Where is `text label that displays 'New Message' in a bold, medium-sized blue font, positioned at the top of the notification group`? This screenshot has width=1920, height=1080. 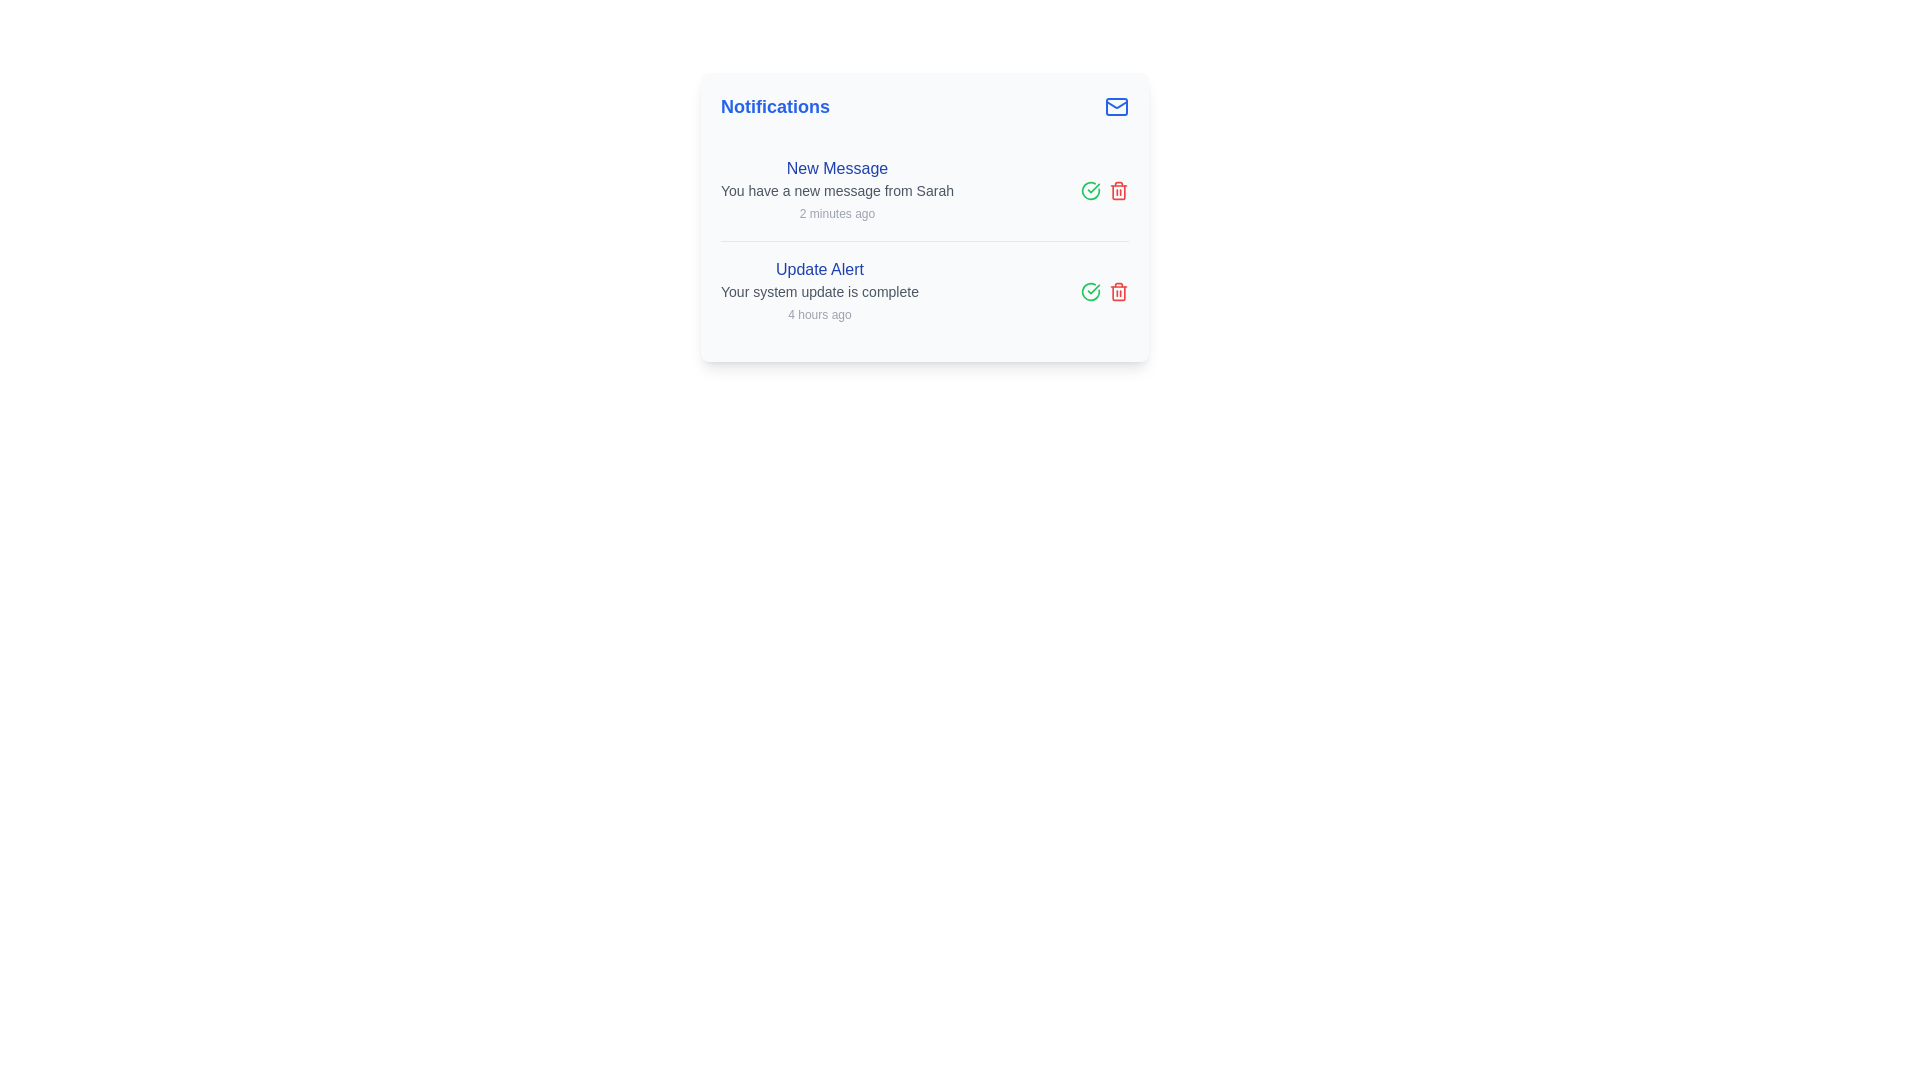 text label that displays 'New Message' in a bold, medium-sized blue font, positioned at the top of the notification group is located at coordinates (837, 168).